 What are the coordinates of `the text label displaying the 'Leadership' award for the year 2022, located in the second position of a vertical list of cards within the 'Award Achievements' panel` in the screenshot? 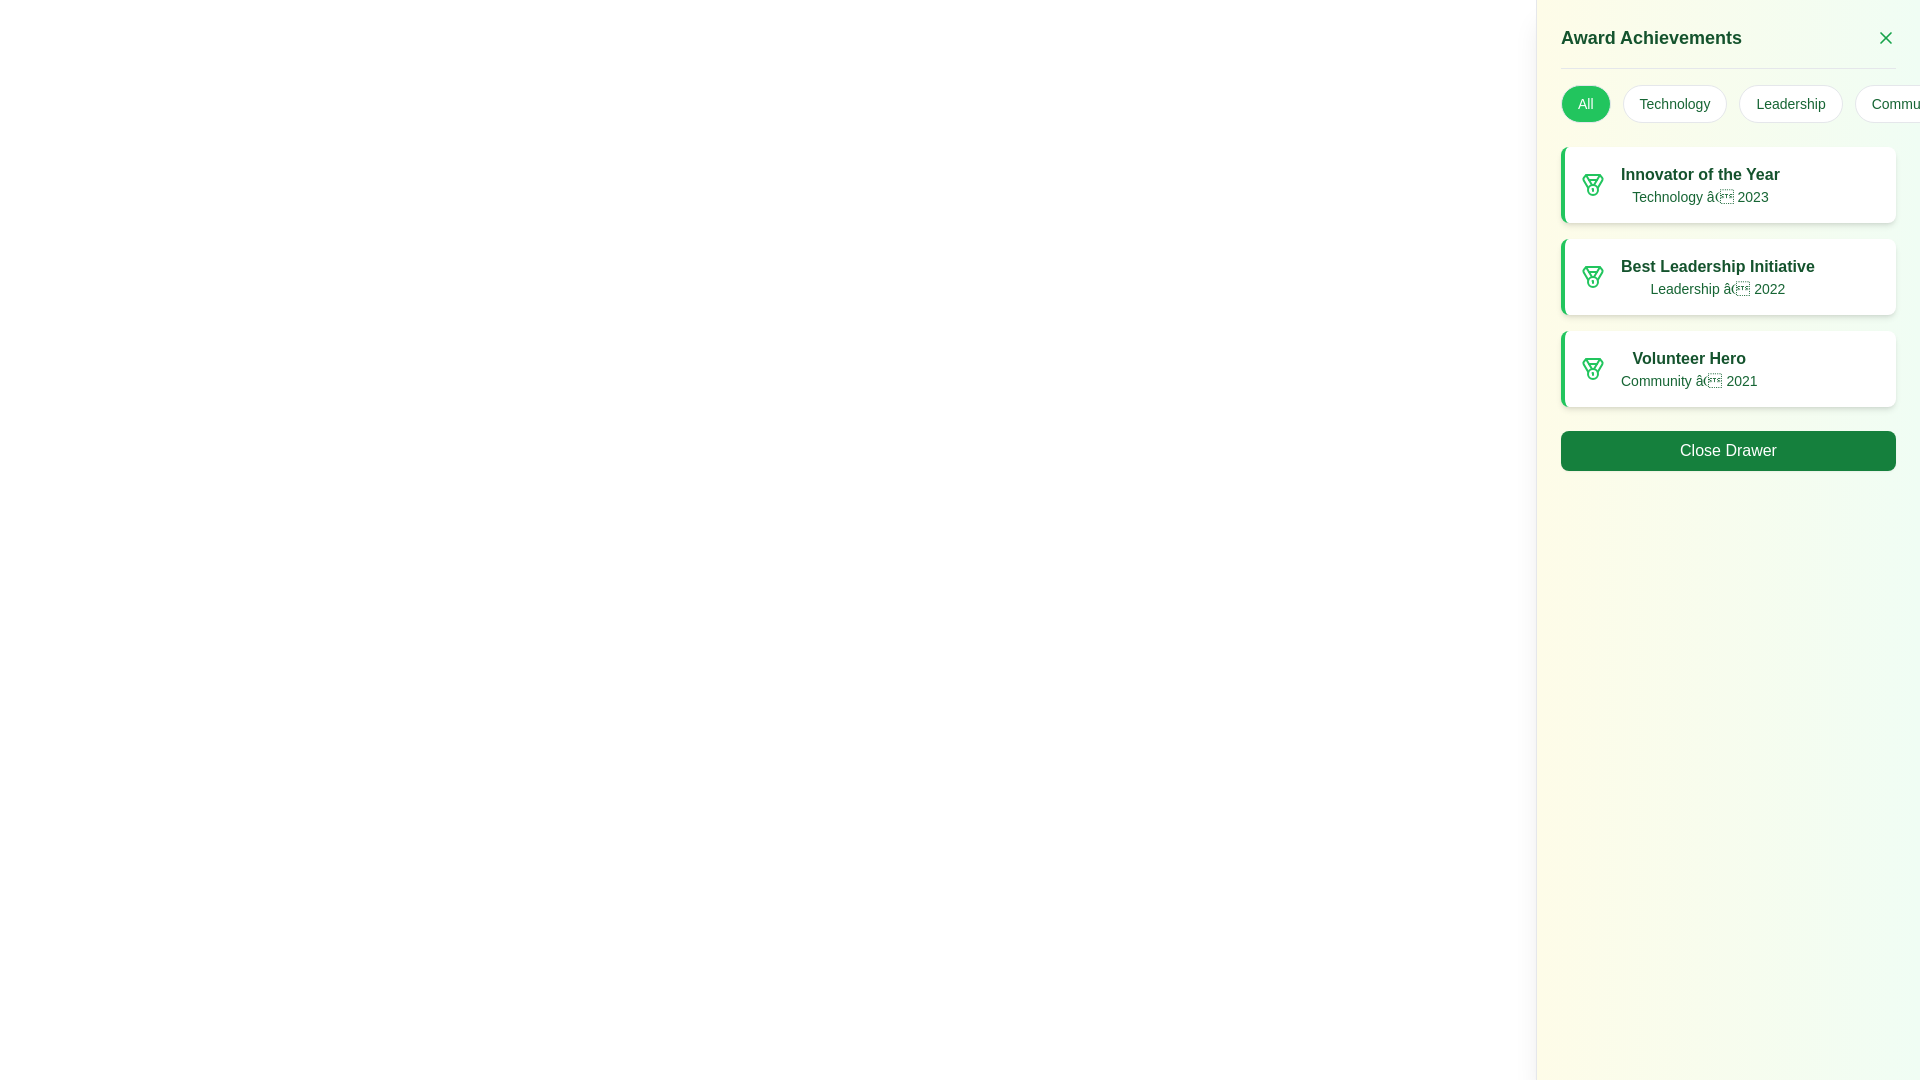 It's located at (1717, 277).